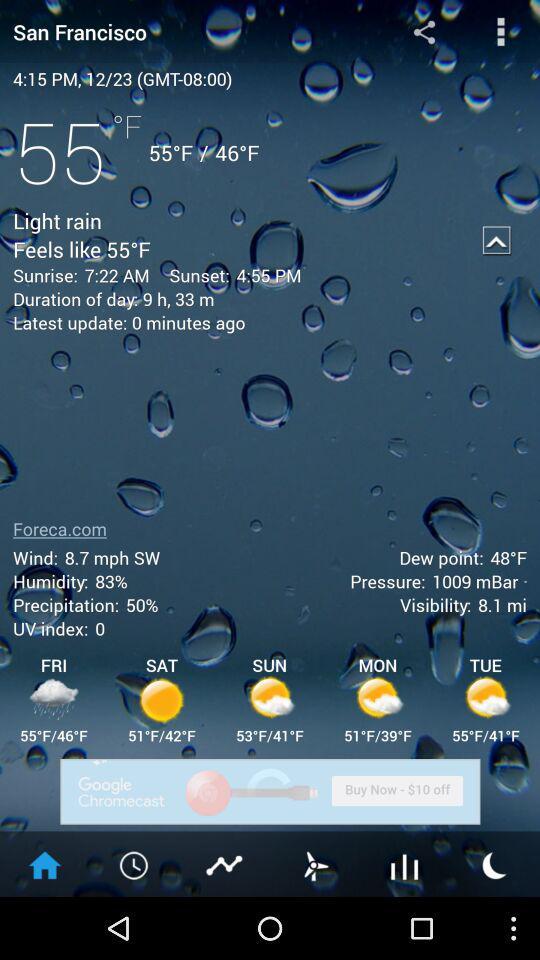 The height and width of the screenshot is (960, 540). Describe the element at coordinates (44, 863) in the screenshot. I see `go home` at that location.